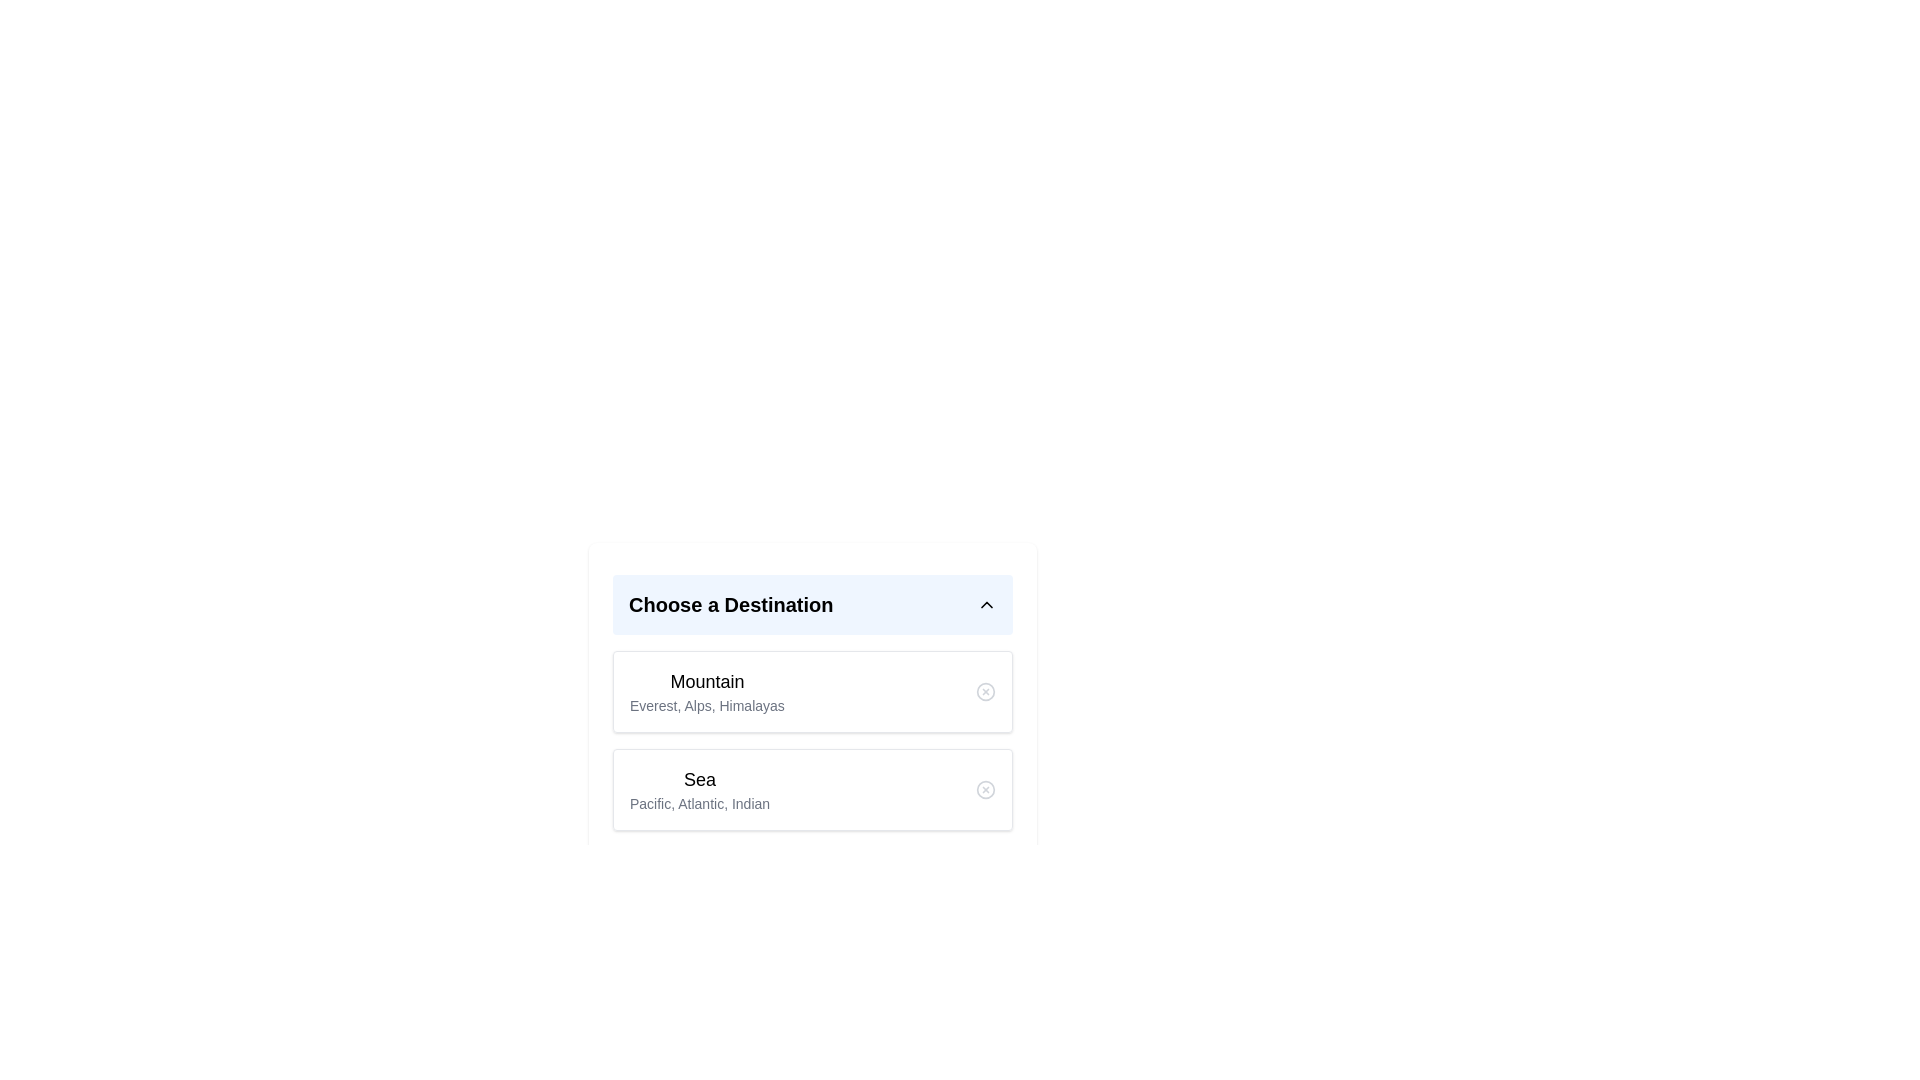  I want to click on the silver-gray circular part of the cancel or remove button located within the 'Mountain' list item under the 'Choose a Destination' dropdown, positioned to the right of the 'Mountain' label, so click(985, 690).